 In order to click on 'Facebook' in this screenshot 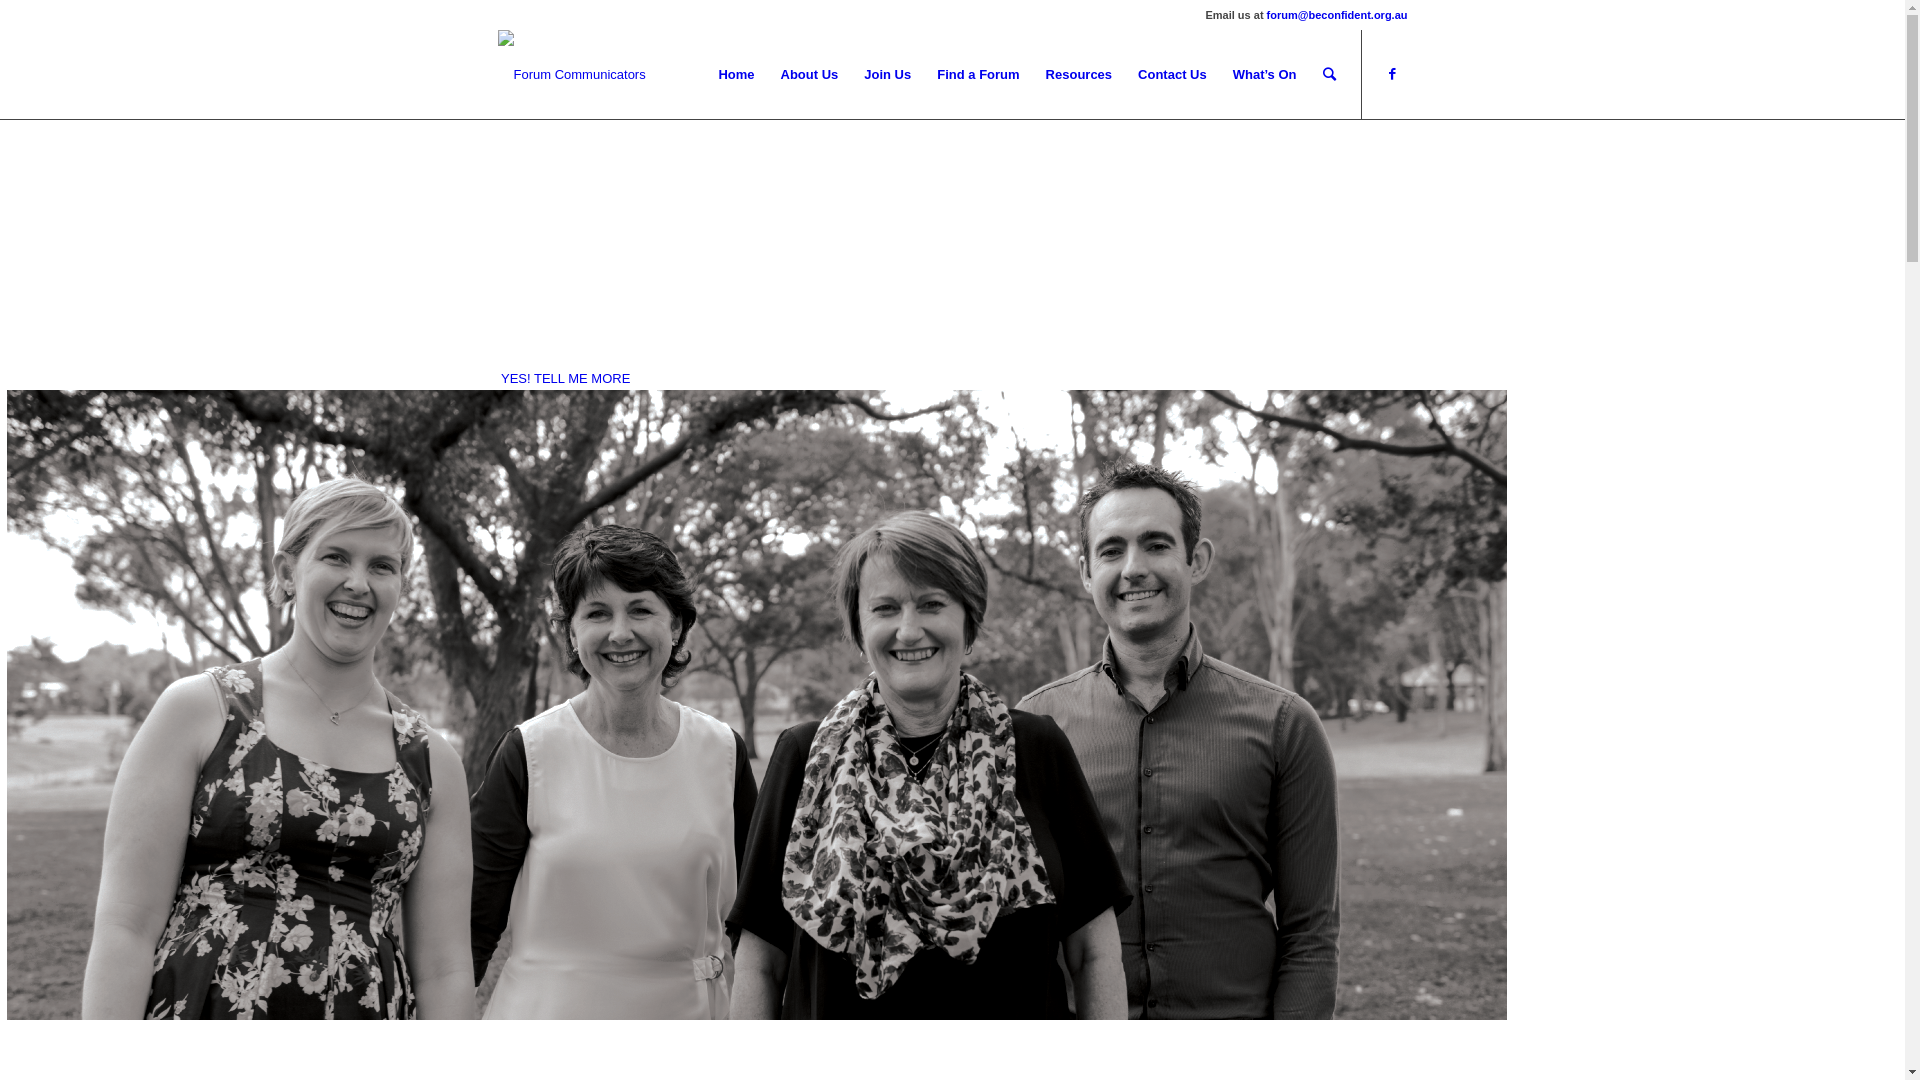, I will do `click(1391, 72)`.